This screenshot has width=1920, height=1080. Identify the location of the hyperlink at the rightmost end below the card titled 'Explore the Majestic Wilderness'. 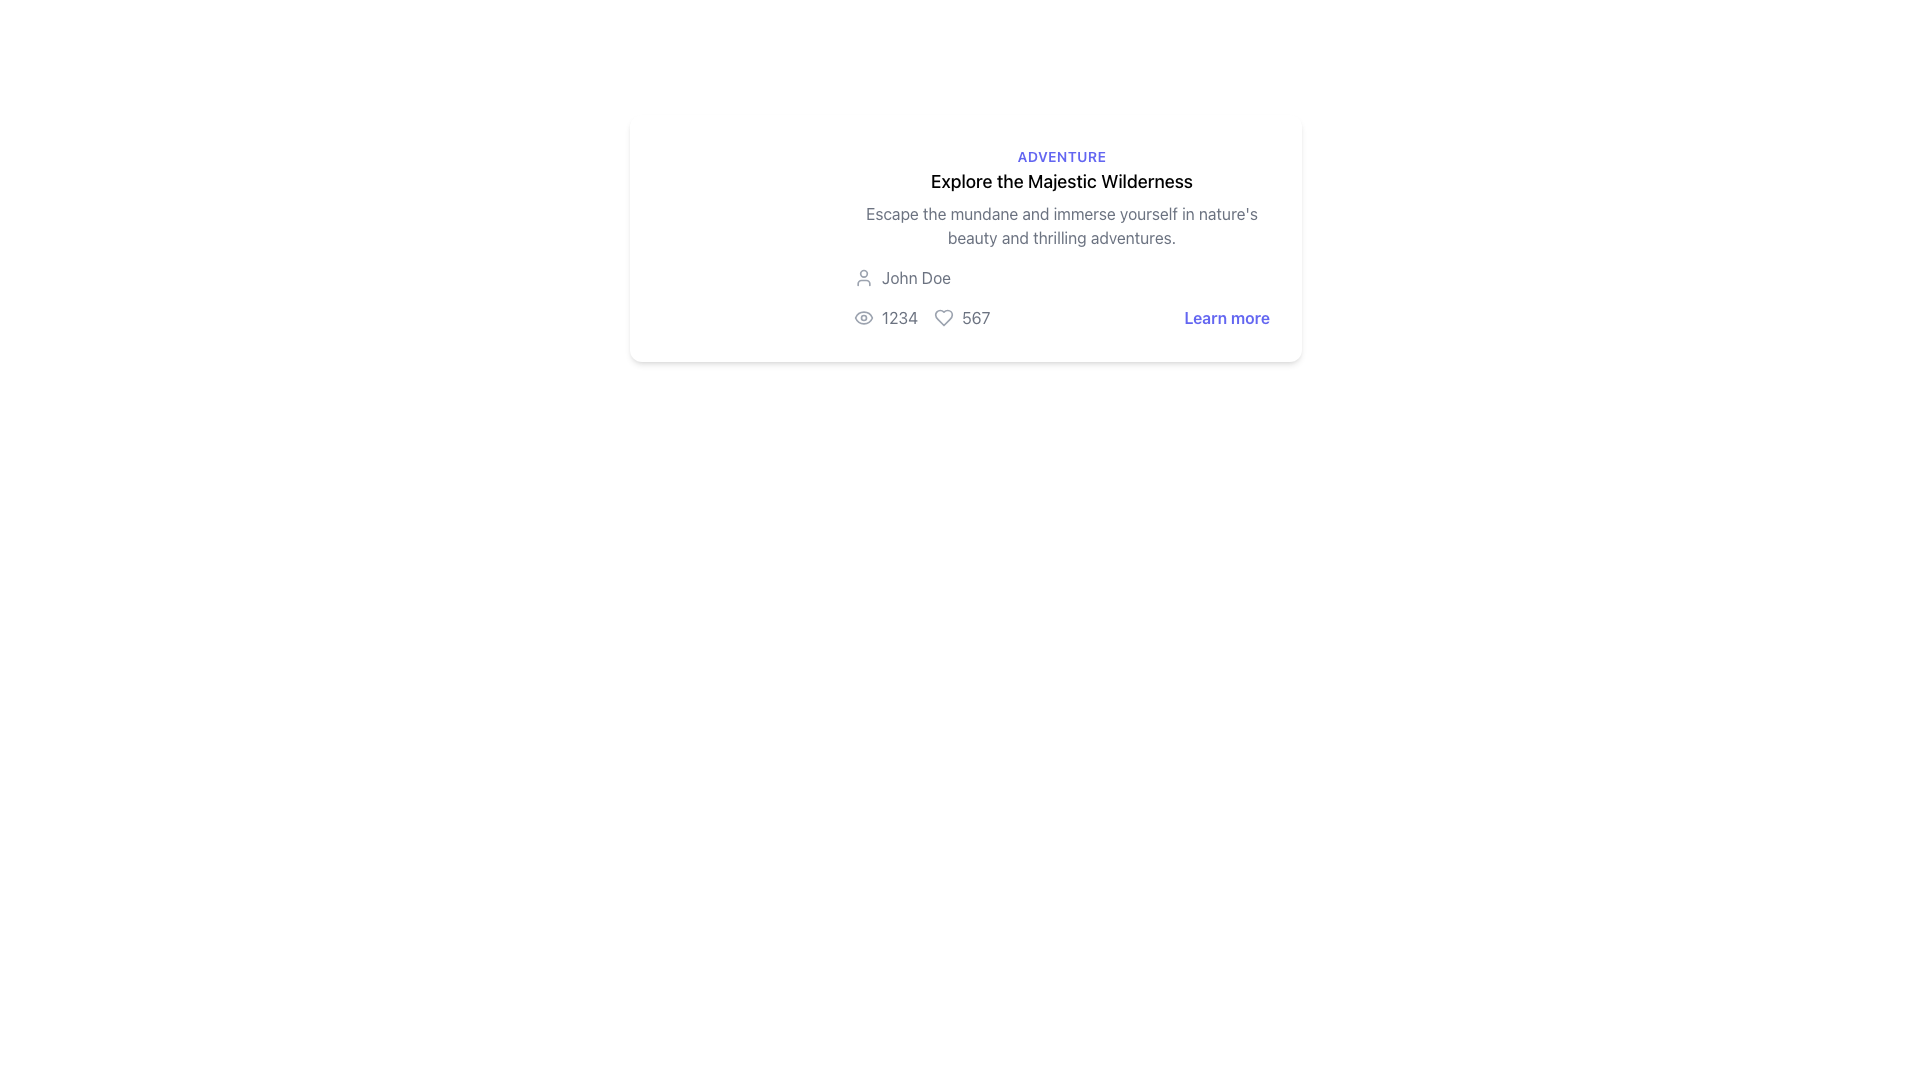
(1226, 316).